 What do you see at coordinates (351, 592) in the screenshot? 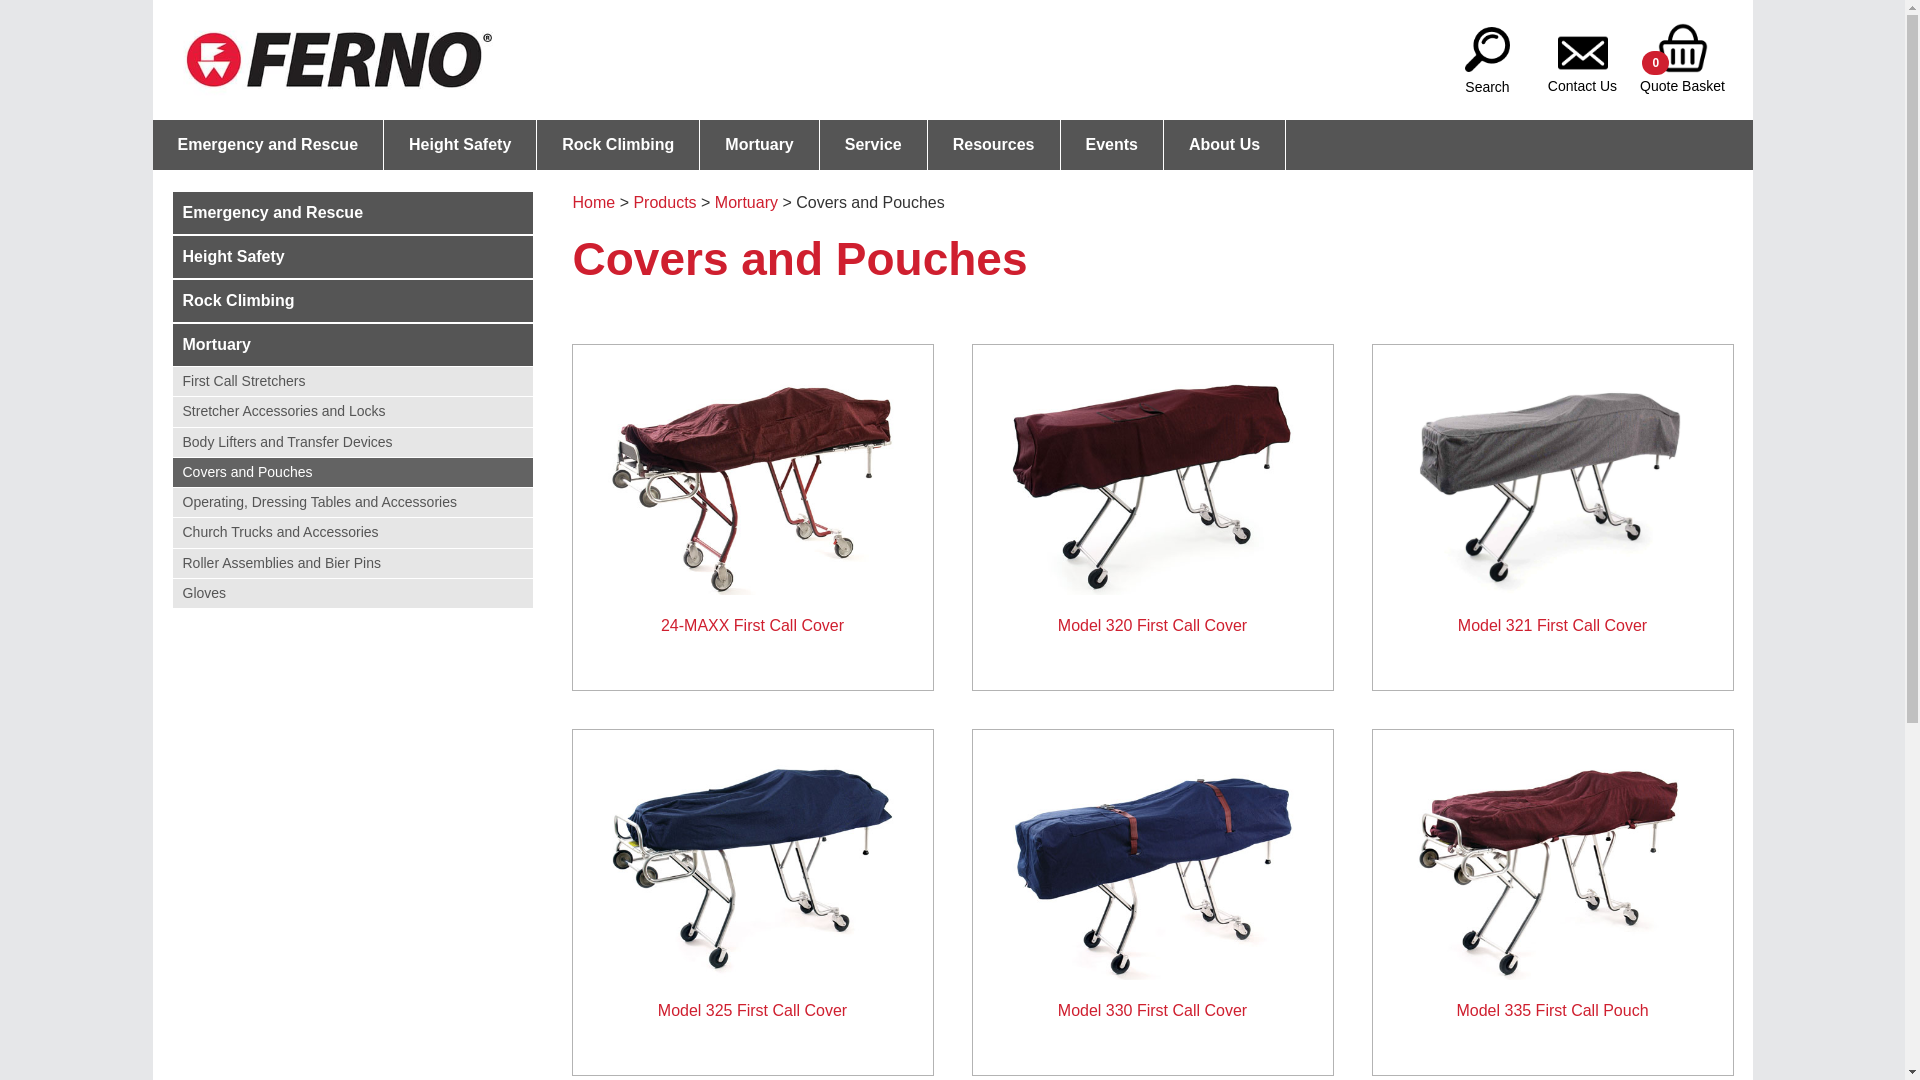
I see `'Gloves'` at bounding box center [351, 592].